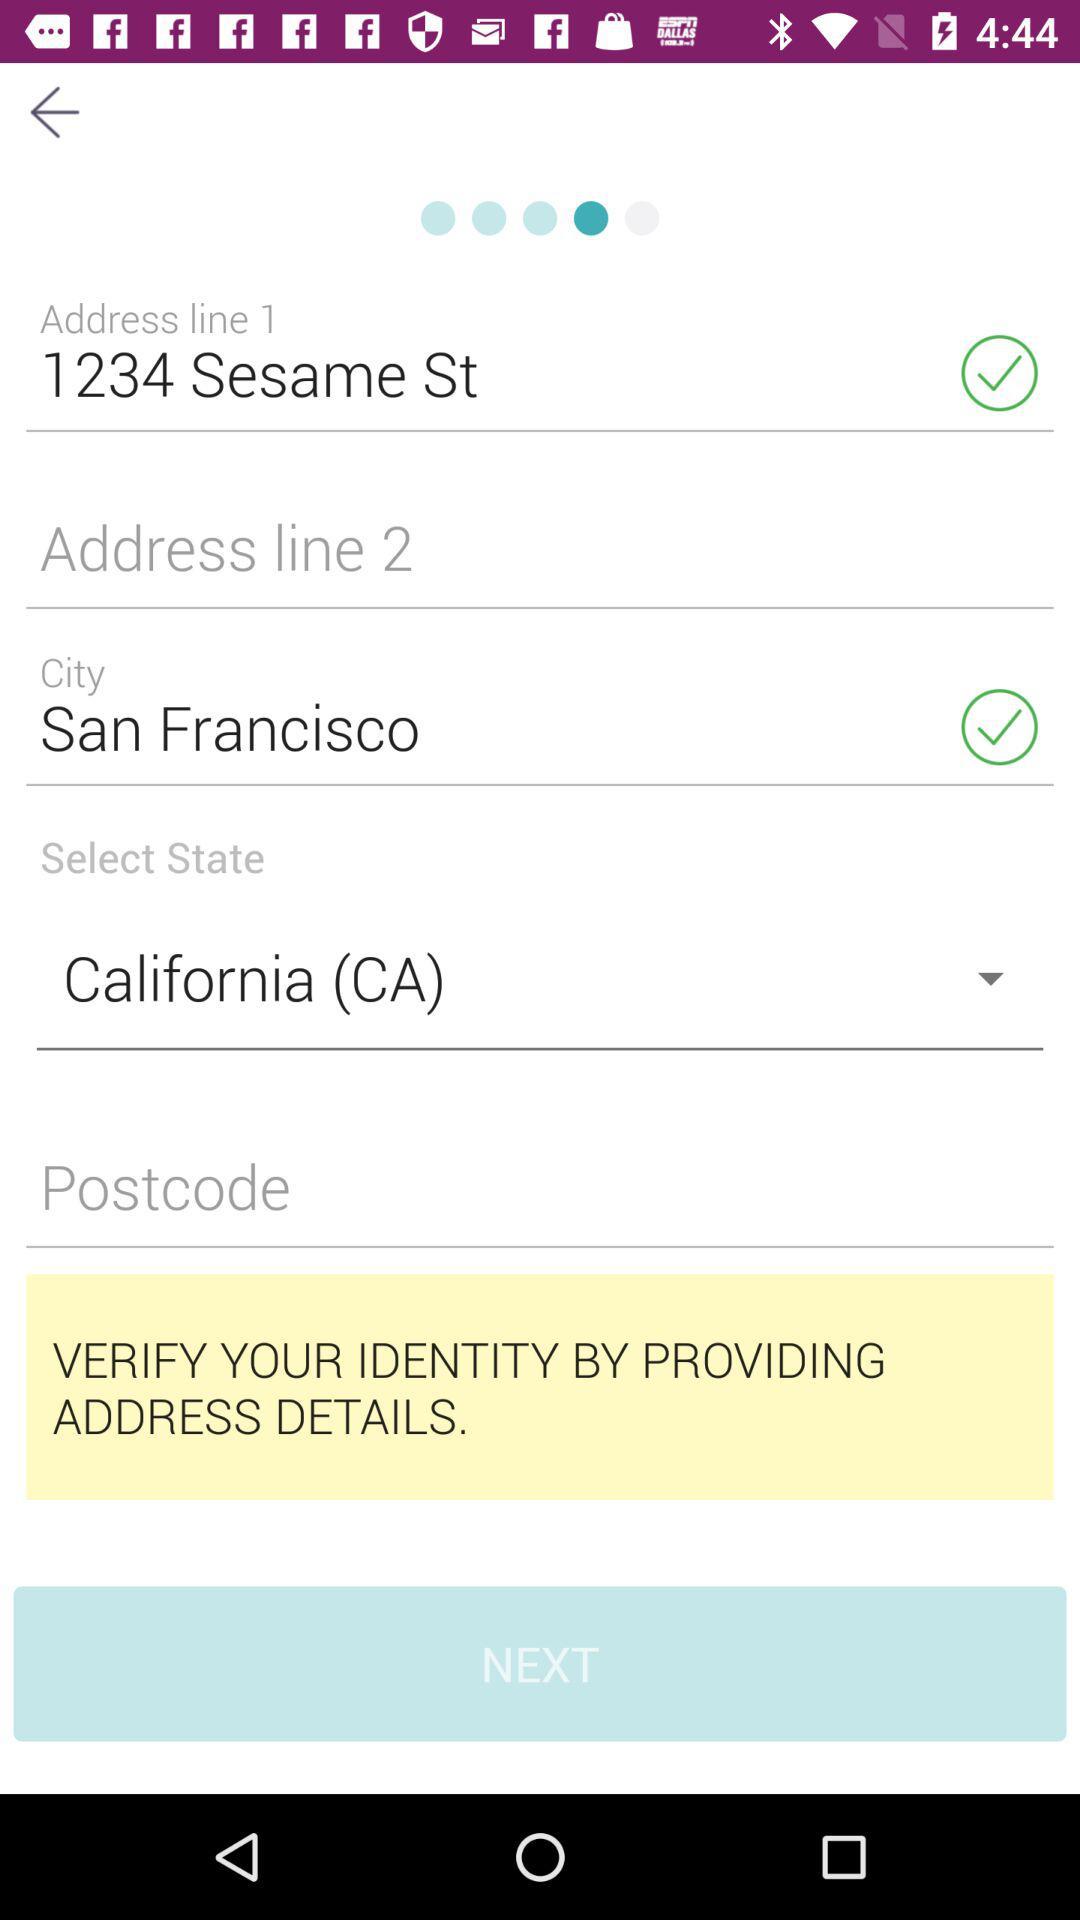  What do you see at coordinates (540, 1198) in the screenshot?
I see `your postcode` at bounding box center [540, 1198].